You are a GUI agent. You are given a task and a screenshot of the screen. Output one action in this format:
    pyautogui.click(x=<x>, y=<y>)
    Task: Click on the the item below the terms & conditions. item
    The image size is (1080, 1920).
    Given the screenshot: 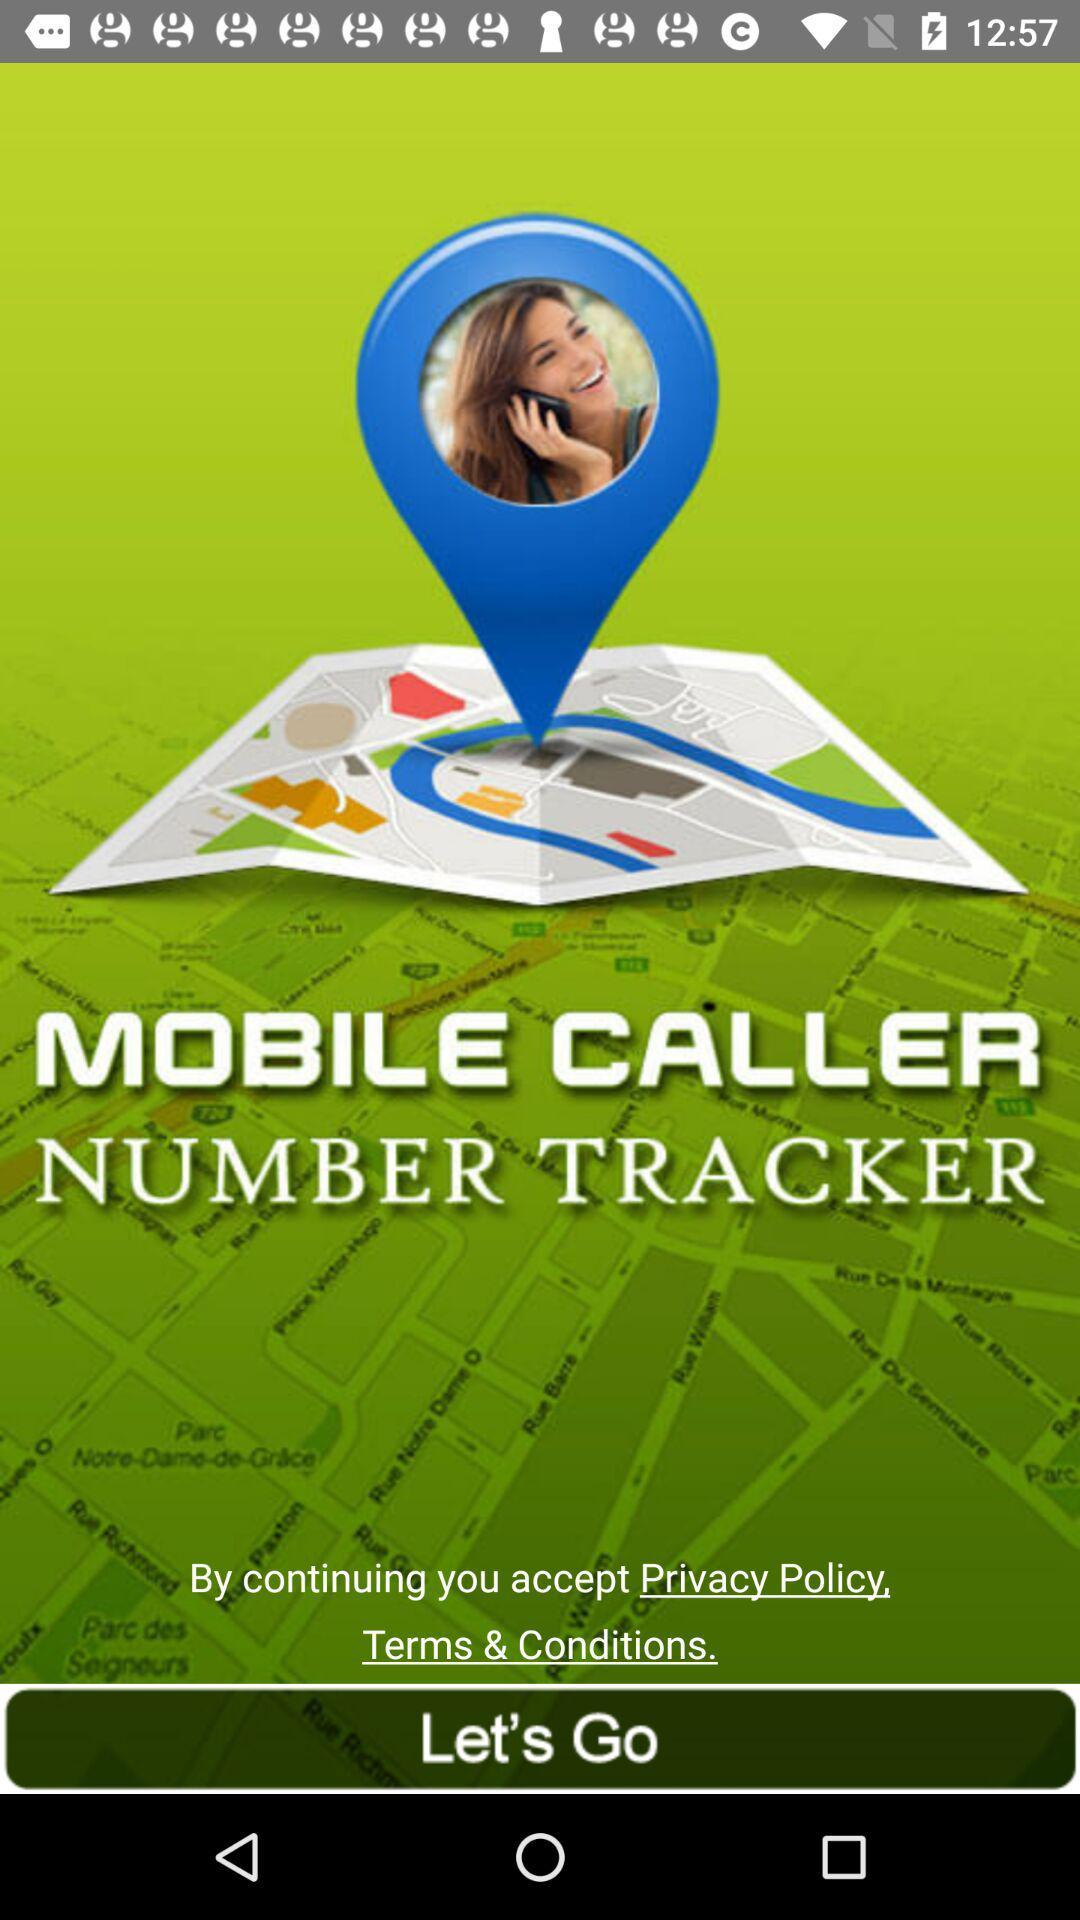 What is the action you would take?
    pyautogui.click(x=540, y=1737)
    